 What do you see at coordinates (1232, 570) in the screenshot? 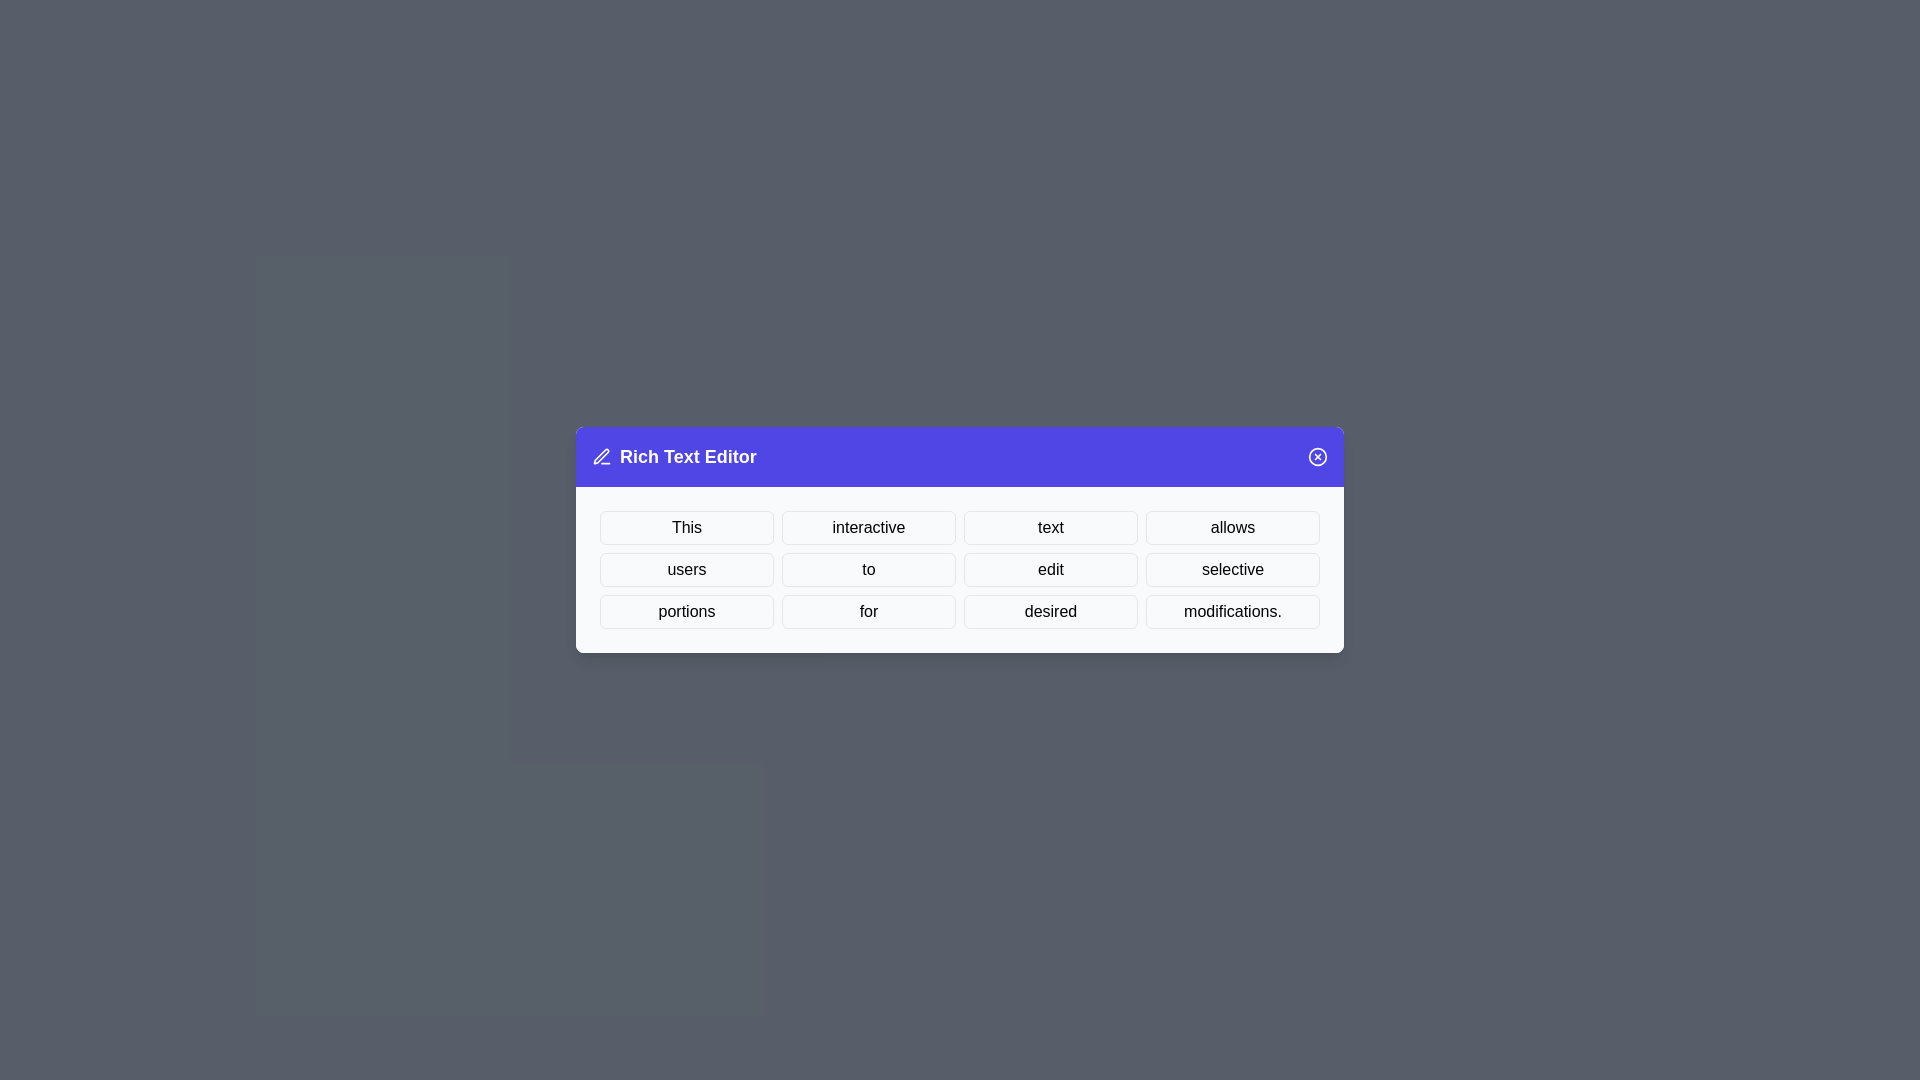
I see `the word selective to select it` at bounding box center [1232, 570].